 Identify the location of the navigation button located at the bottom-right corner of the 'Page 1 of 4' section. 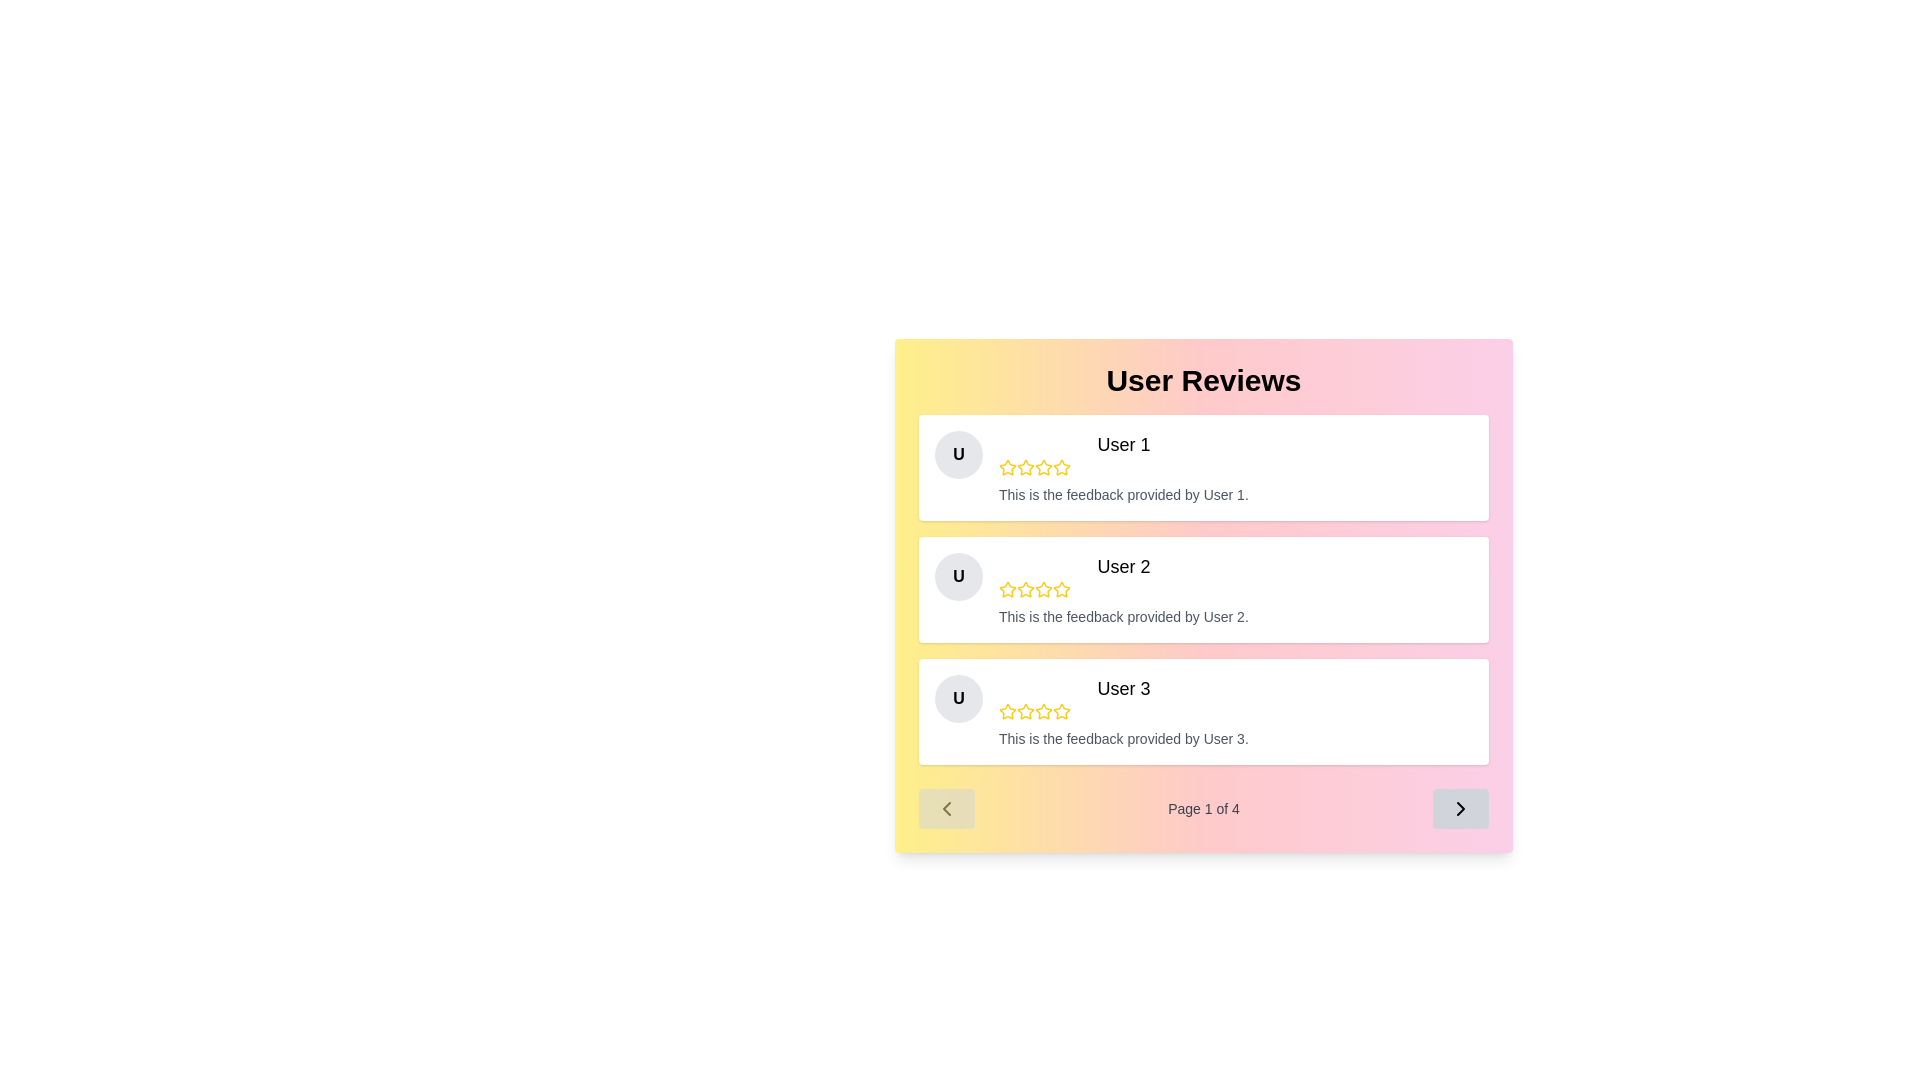
(1460, 808).